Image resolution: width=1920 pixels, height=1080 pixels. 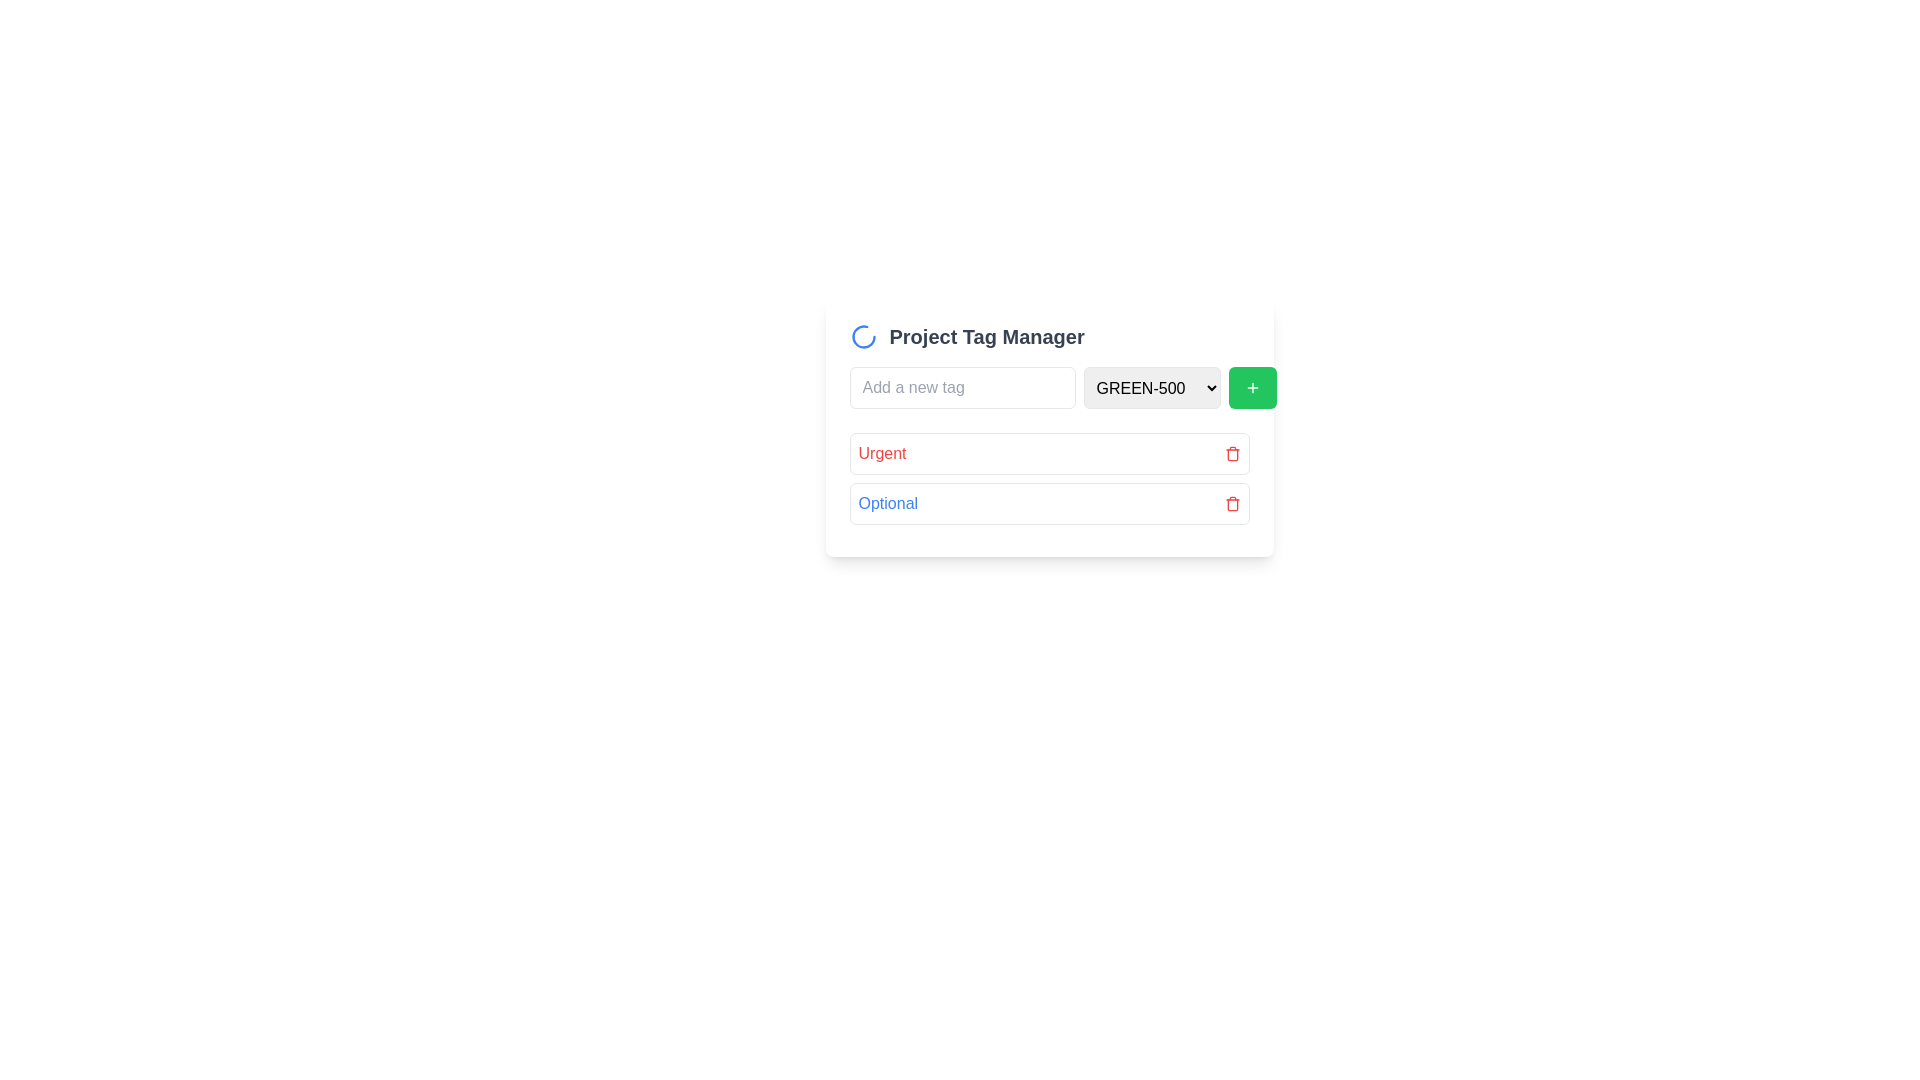 What do you see at coordinates (887, 503) in the screenshot?
I see `the 'Optional' text label element, which is displayed in a medium-sized blue font and is situated just below the 'Urgent' text and to the left of a red delete icon` at bounding box center [887, 503].